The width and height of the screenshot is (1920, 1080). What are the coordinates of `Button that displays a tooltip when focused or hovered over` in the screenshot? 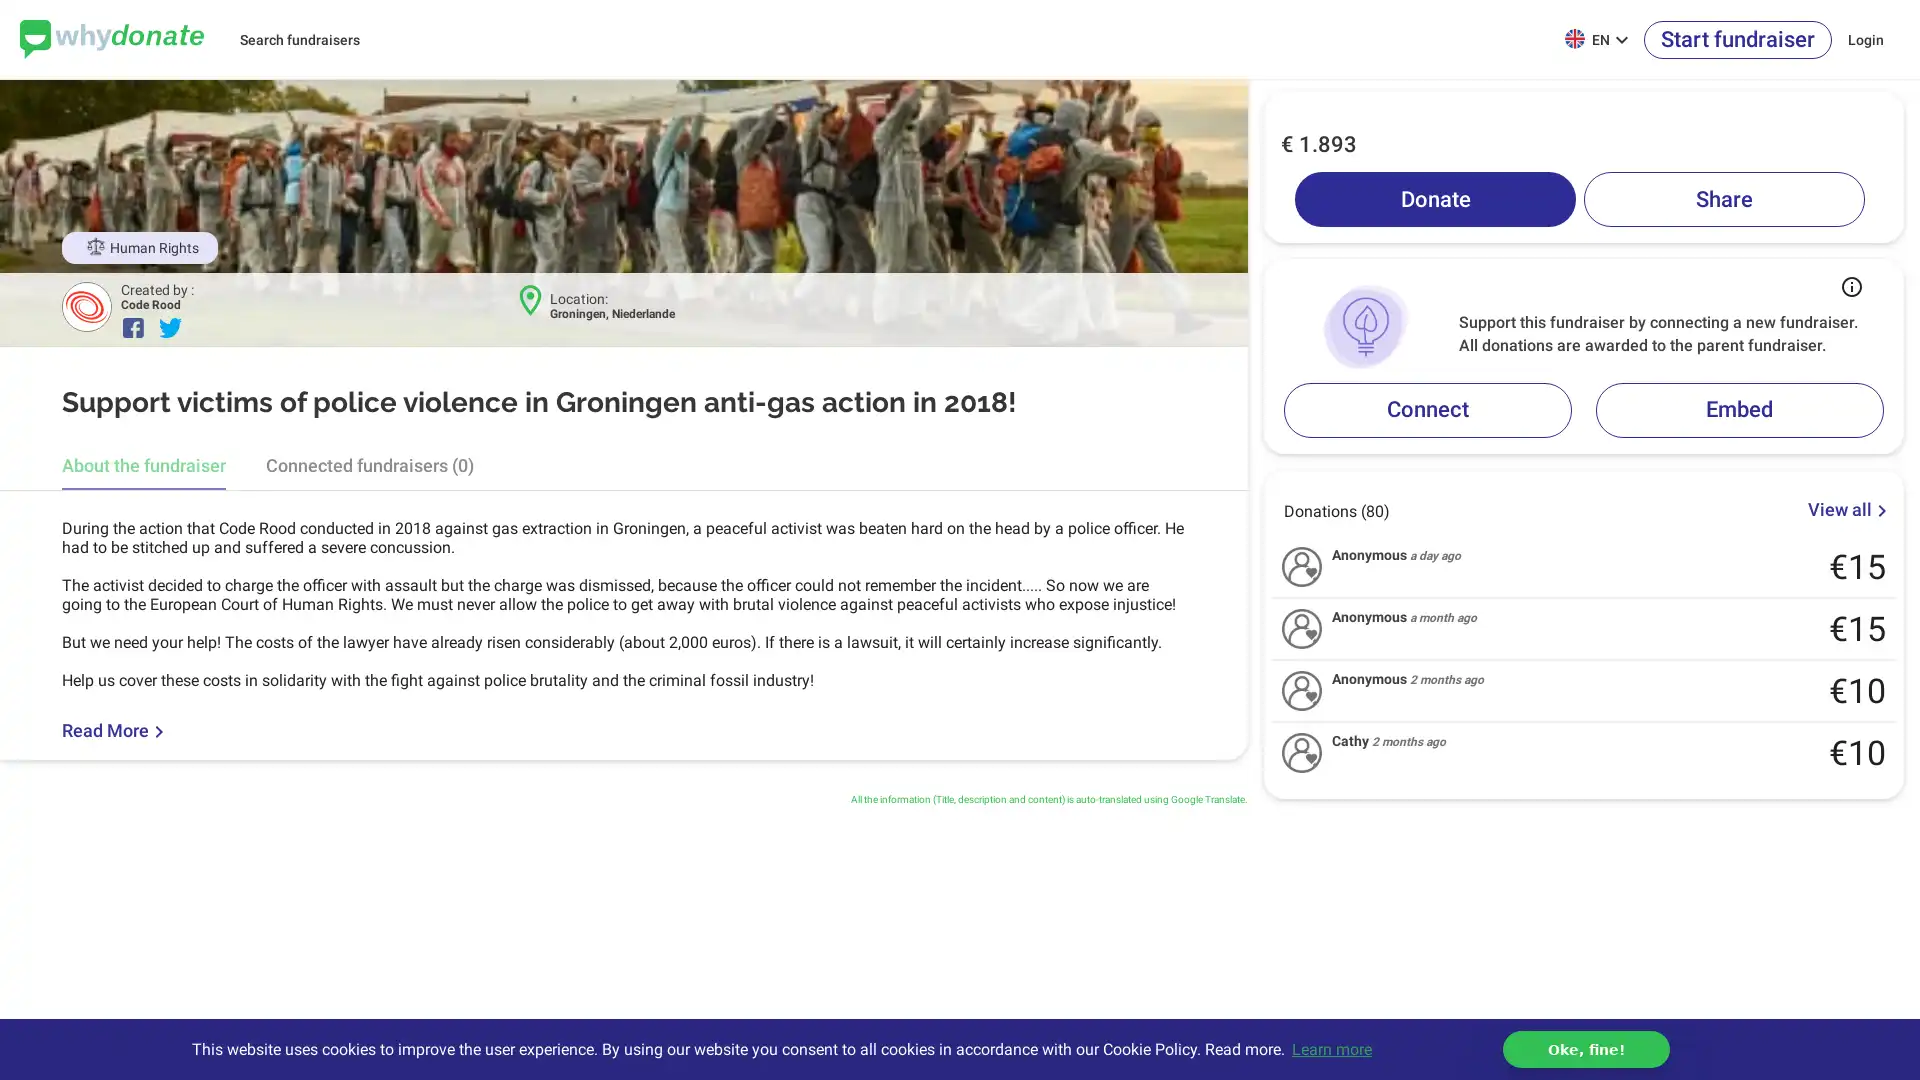 It's located at (1857, 293).